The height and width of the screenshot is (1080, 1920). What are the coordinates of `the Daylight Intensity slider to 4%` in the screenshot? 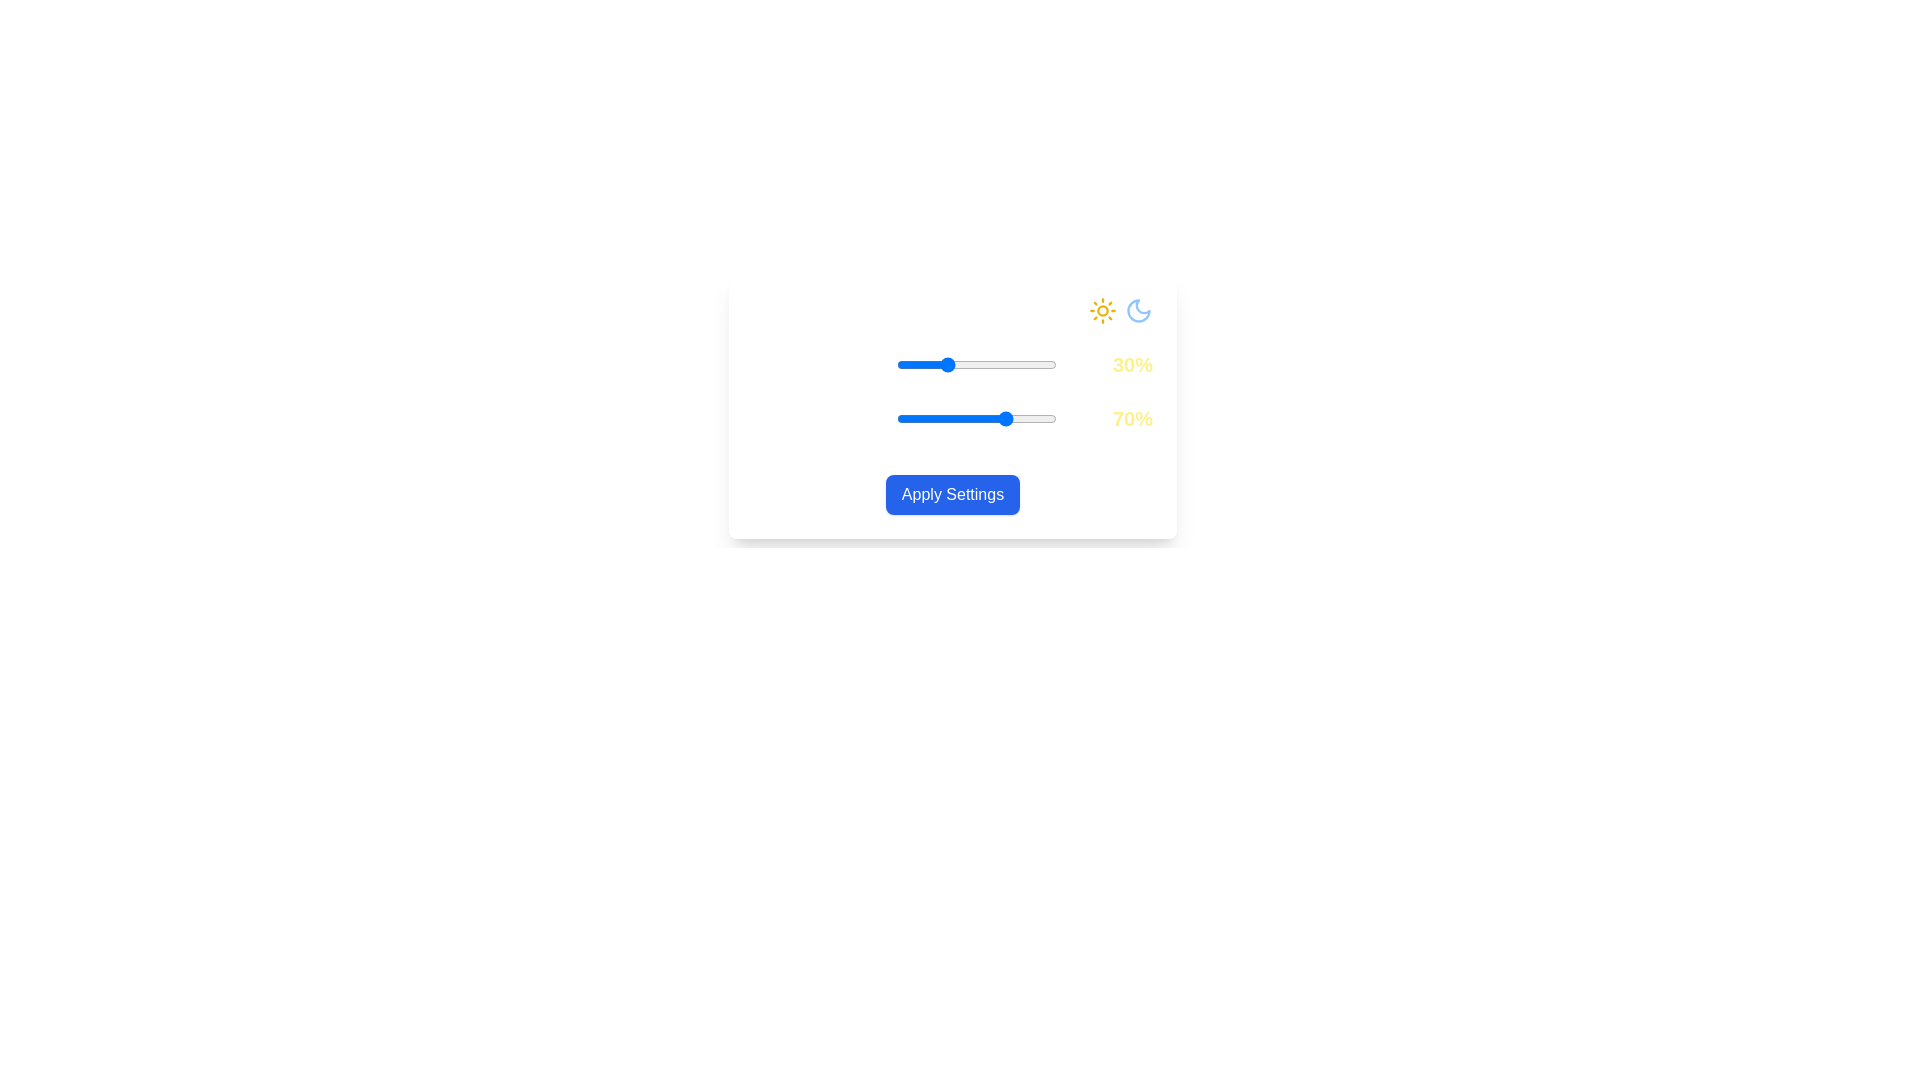 It's located at (902, 365).